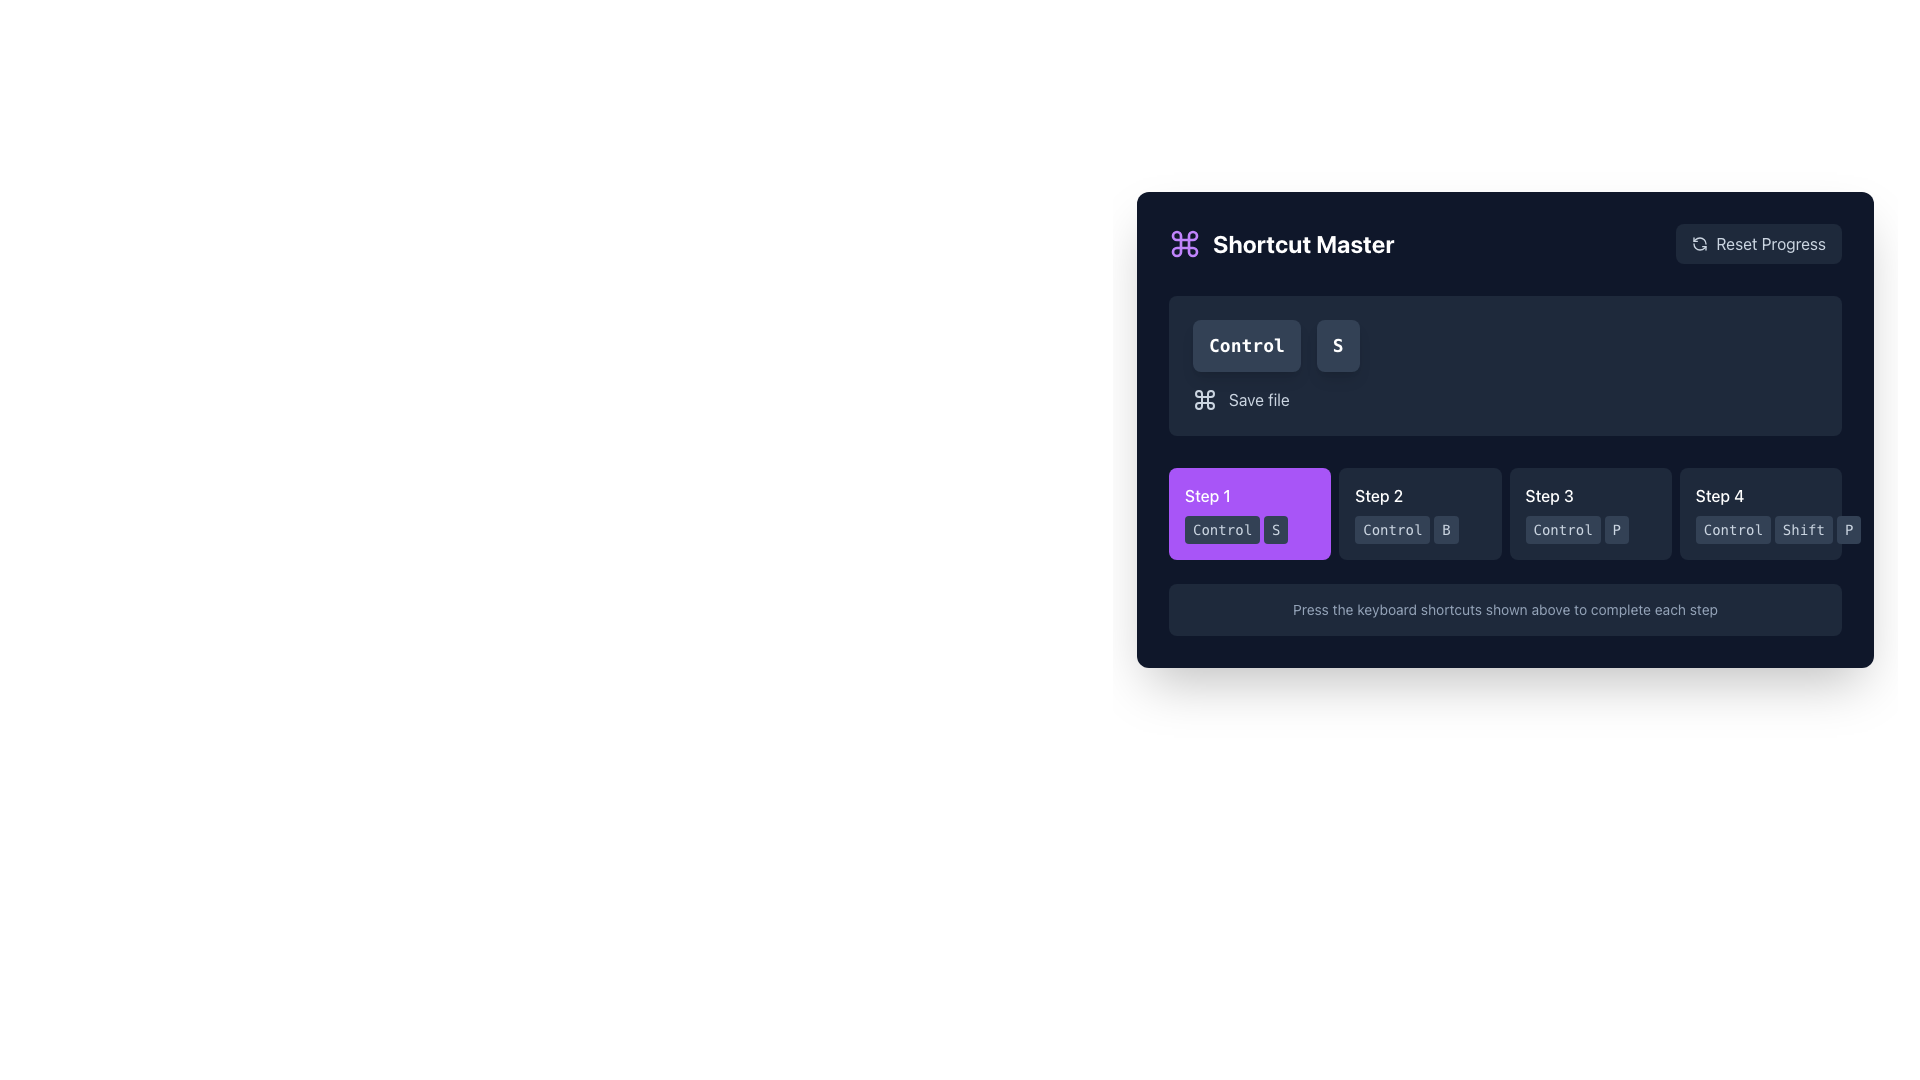 The image size is (1920, 1080). Describe the element at coordinates (1699, 242) in the screenshot. I see `the circular refresh icon located to the left of the 'Reset Progress' button in the 'Shortcut Master' box` at that location.